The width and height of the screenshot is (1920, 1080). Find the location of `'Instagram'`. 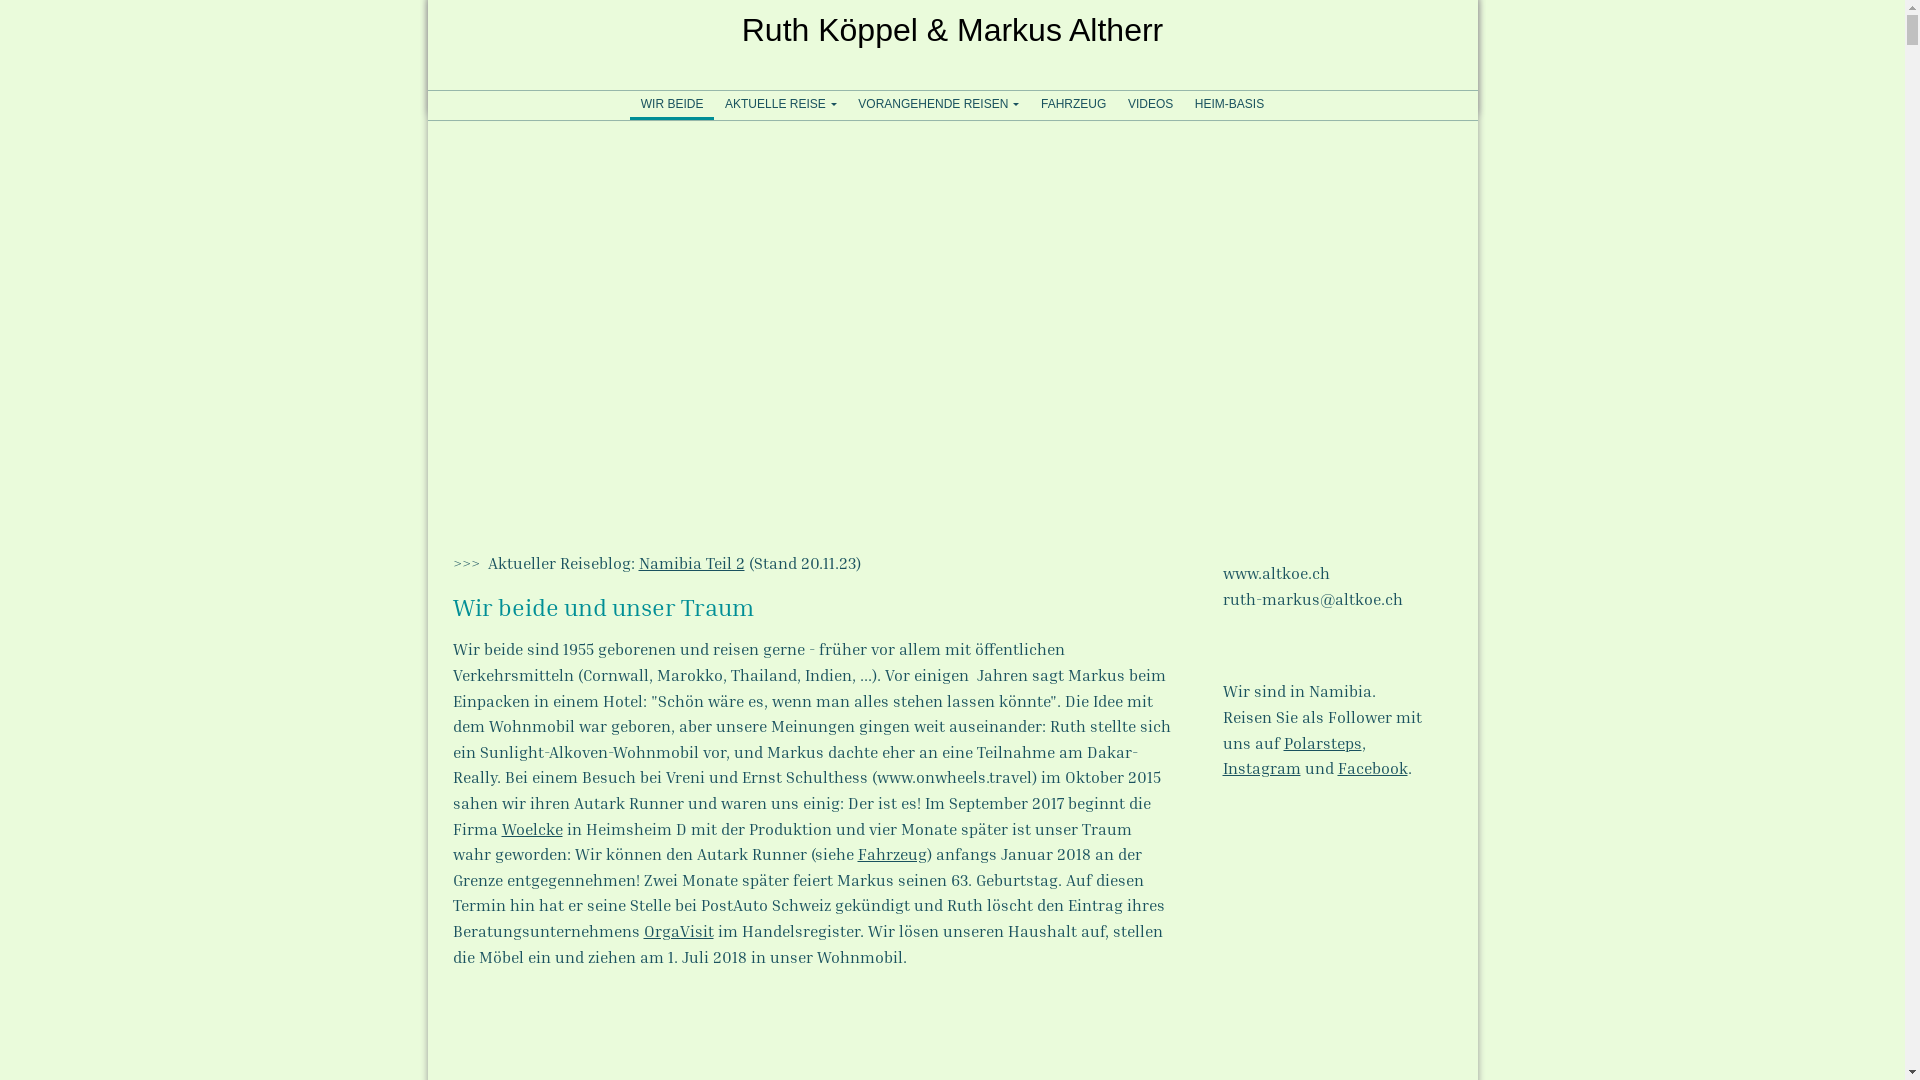

'Instagram' is located at coordinates (1260, 766).